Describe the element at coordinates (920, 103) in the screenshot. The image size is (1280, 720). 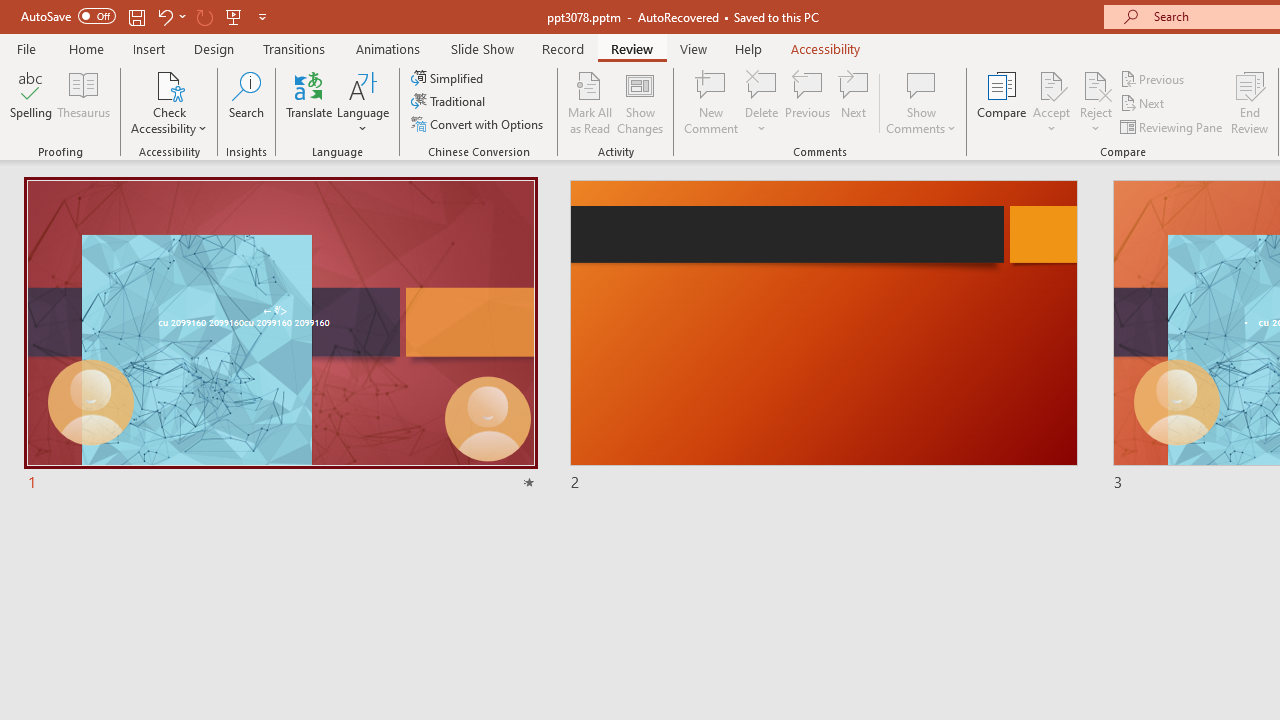
I see `'Show Comments'` at that location.